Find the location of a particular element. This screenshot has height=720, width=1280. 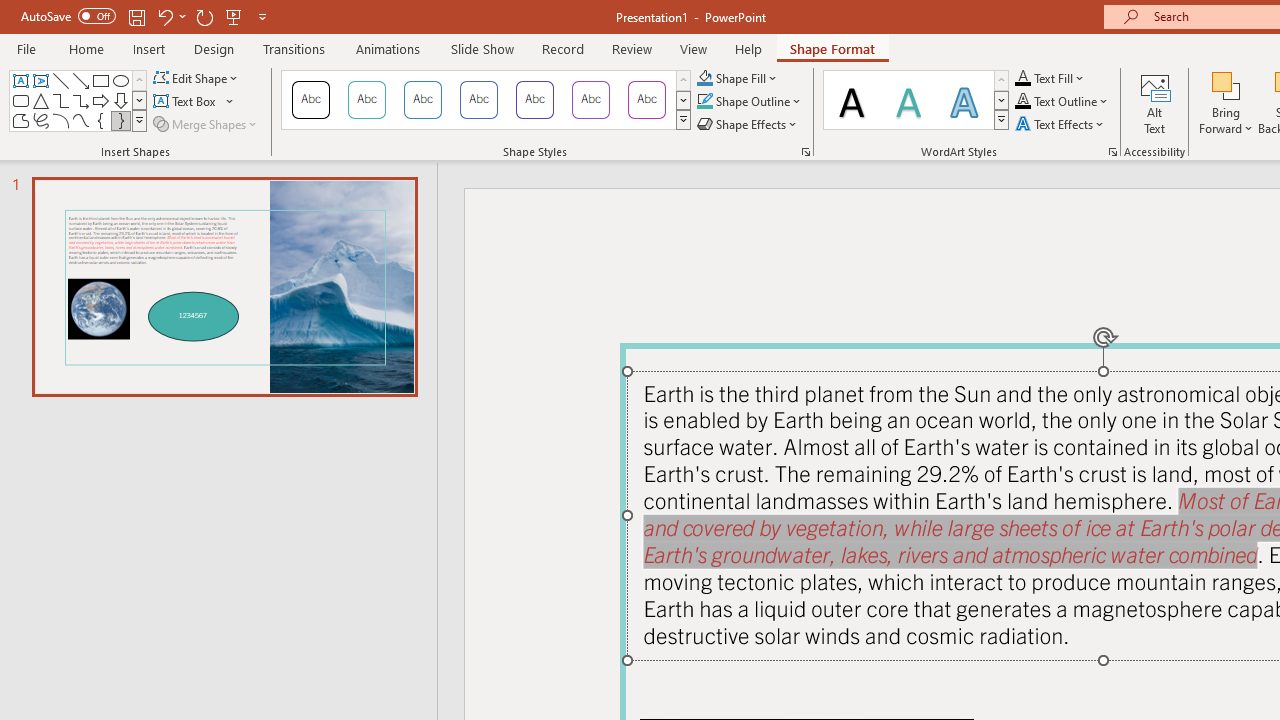

'Line Arrow' is located at coordinates (80, 80).